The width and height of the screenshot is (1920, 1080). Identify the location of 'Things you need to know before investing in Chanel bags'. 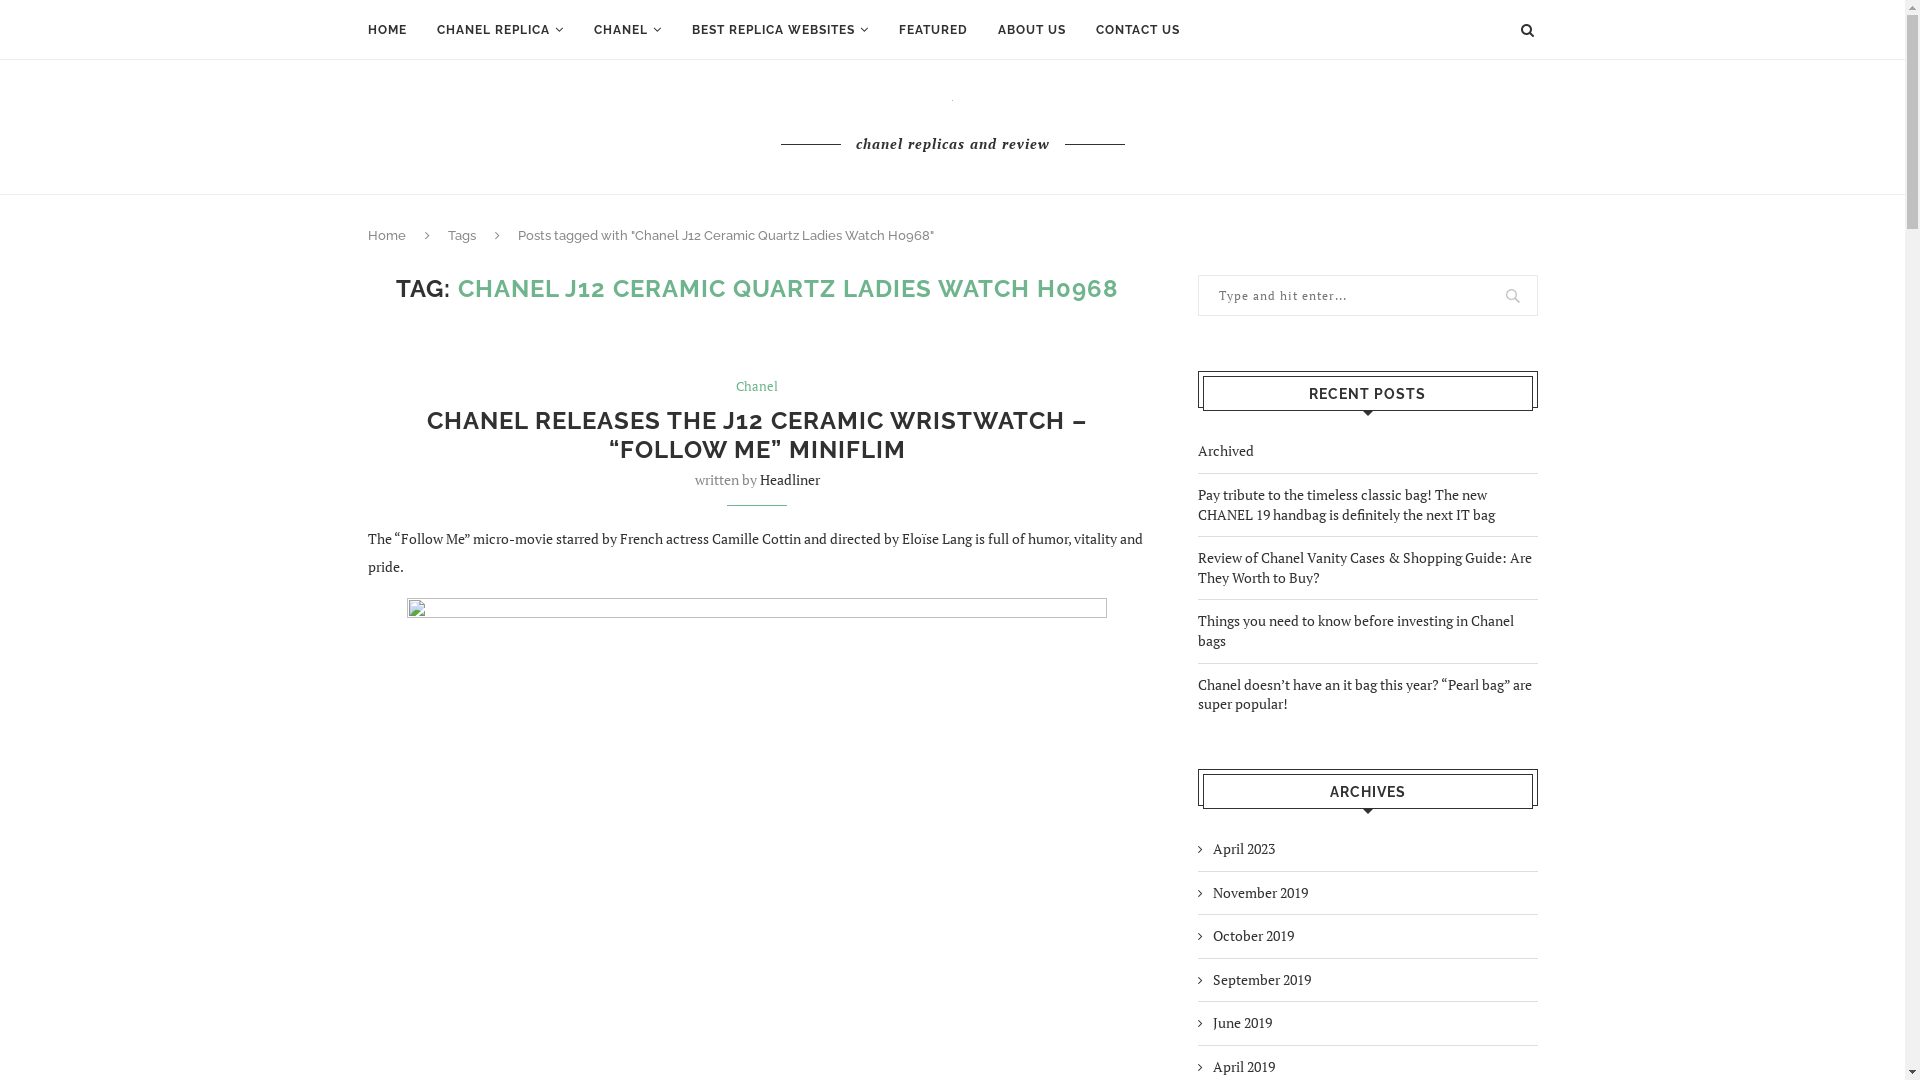
(1356, 630).